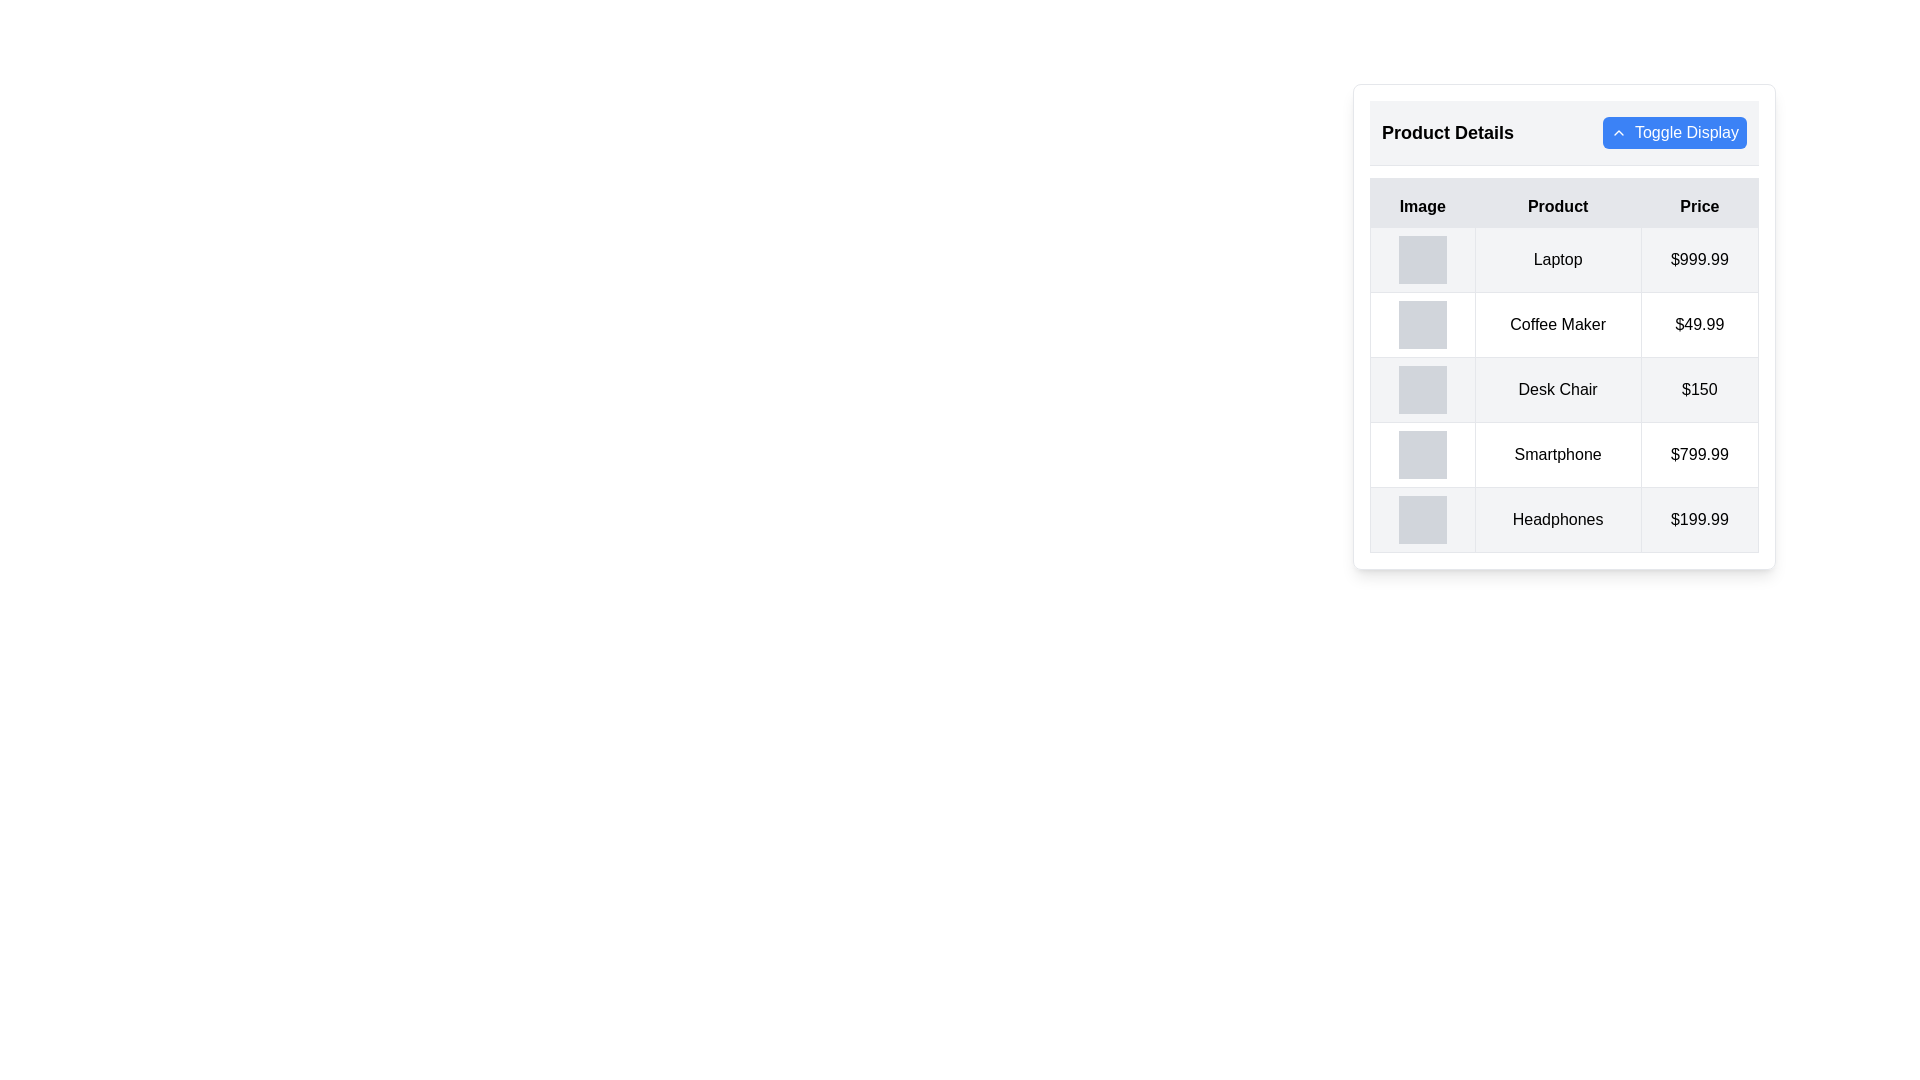  Describe the element at coordinates (1557, 455) in the screenshot. I see `the text label for the product 'Smartphone' located in the fourth row of the table under the 'Product' column` at that location.